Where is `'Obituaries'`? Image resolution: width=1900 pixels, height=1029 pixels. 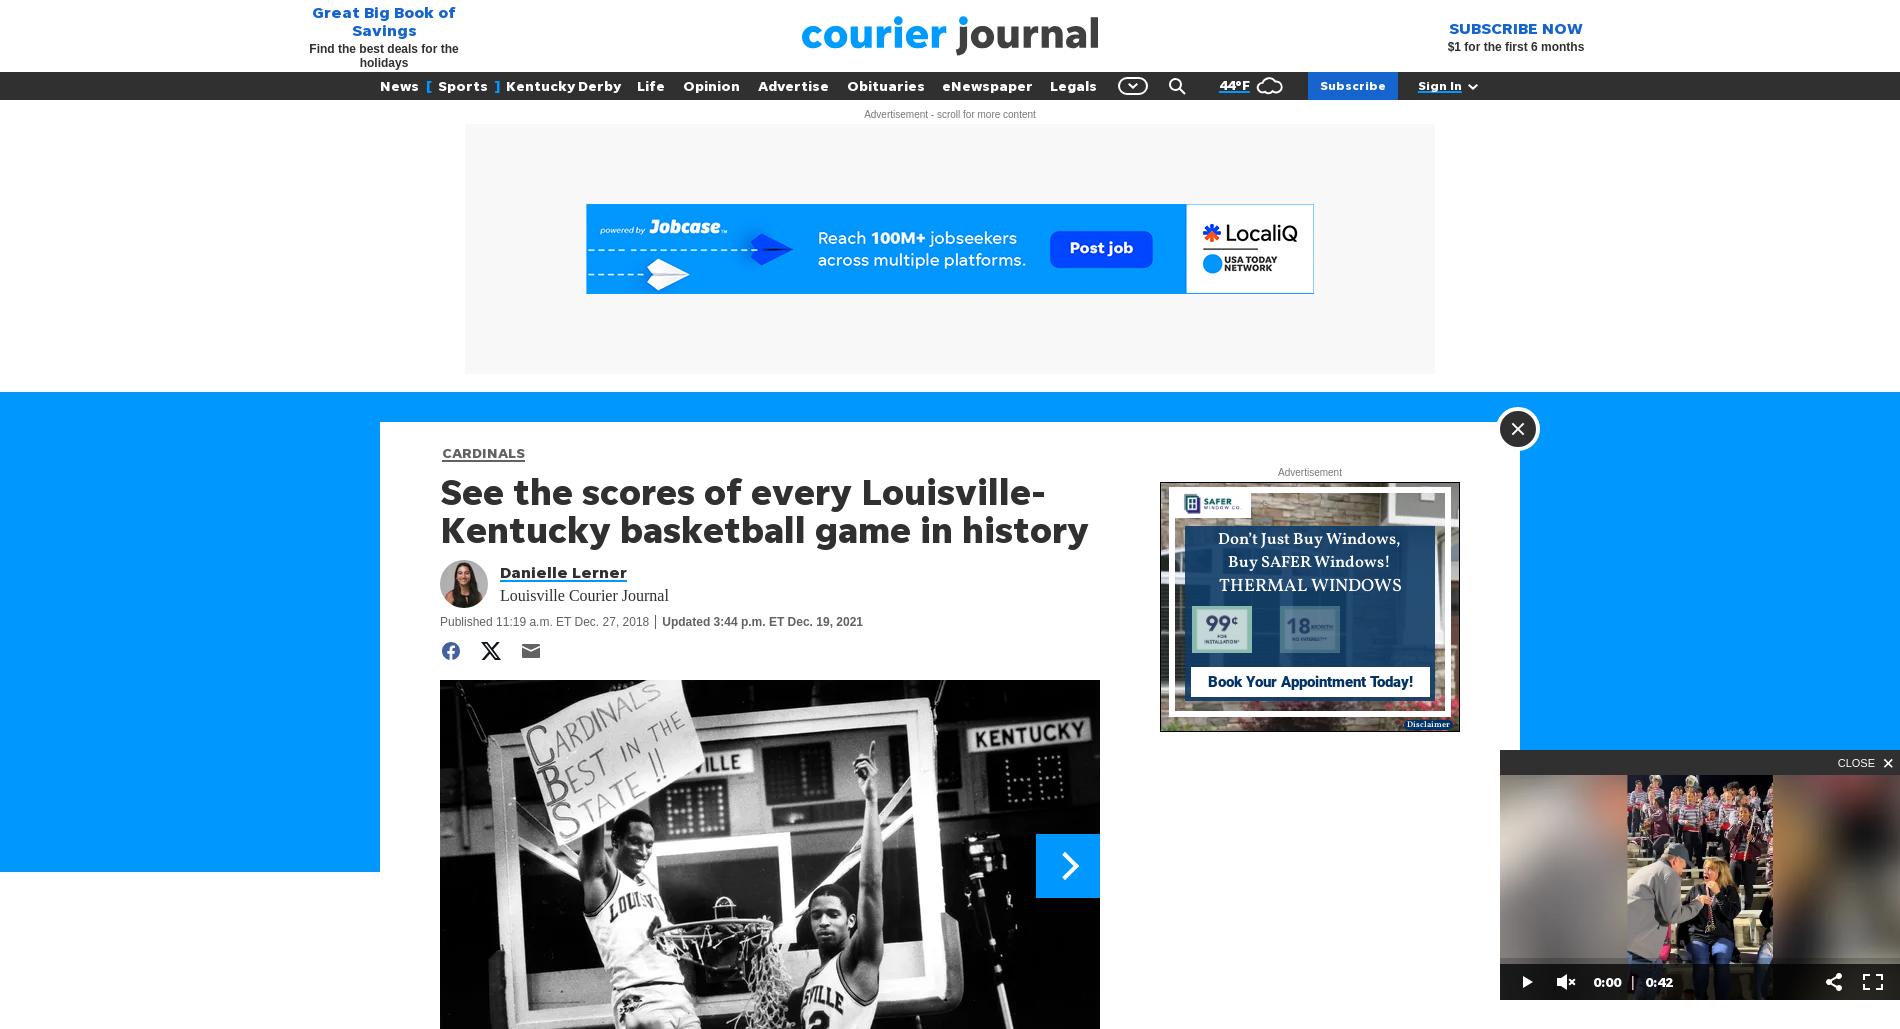
'Obituaries' is located at coordinates (884, 84).